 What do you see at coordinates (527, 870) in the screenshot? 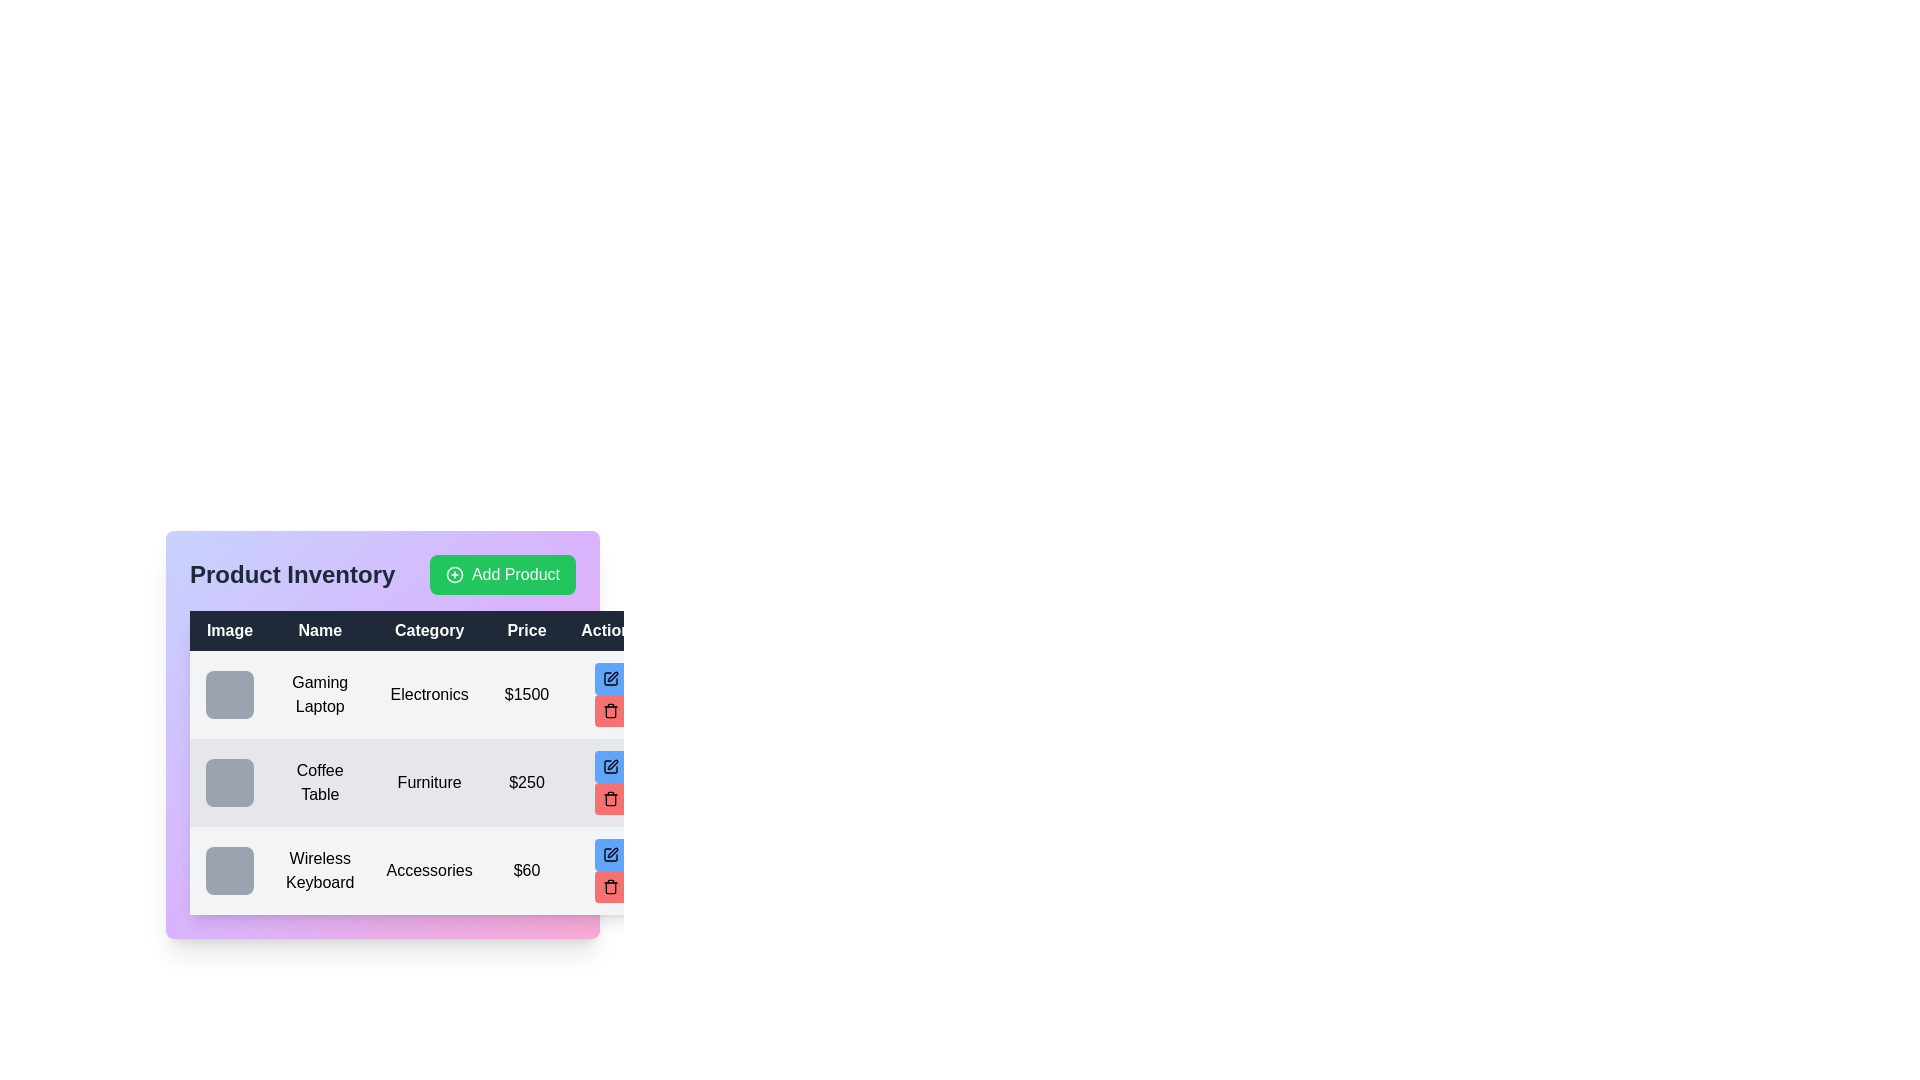
I see `the text label displaying '$60' in bold, located under the 'Price' column in the third row of the table, aligned with 'Wireless Keyboard' and 'Accessories'` at bounding box center [527, 870].